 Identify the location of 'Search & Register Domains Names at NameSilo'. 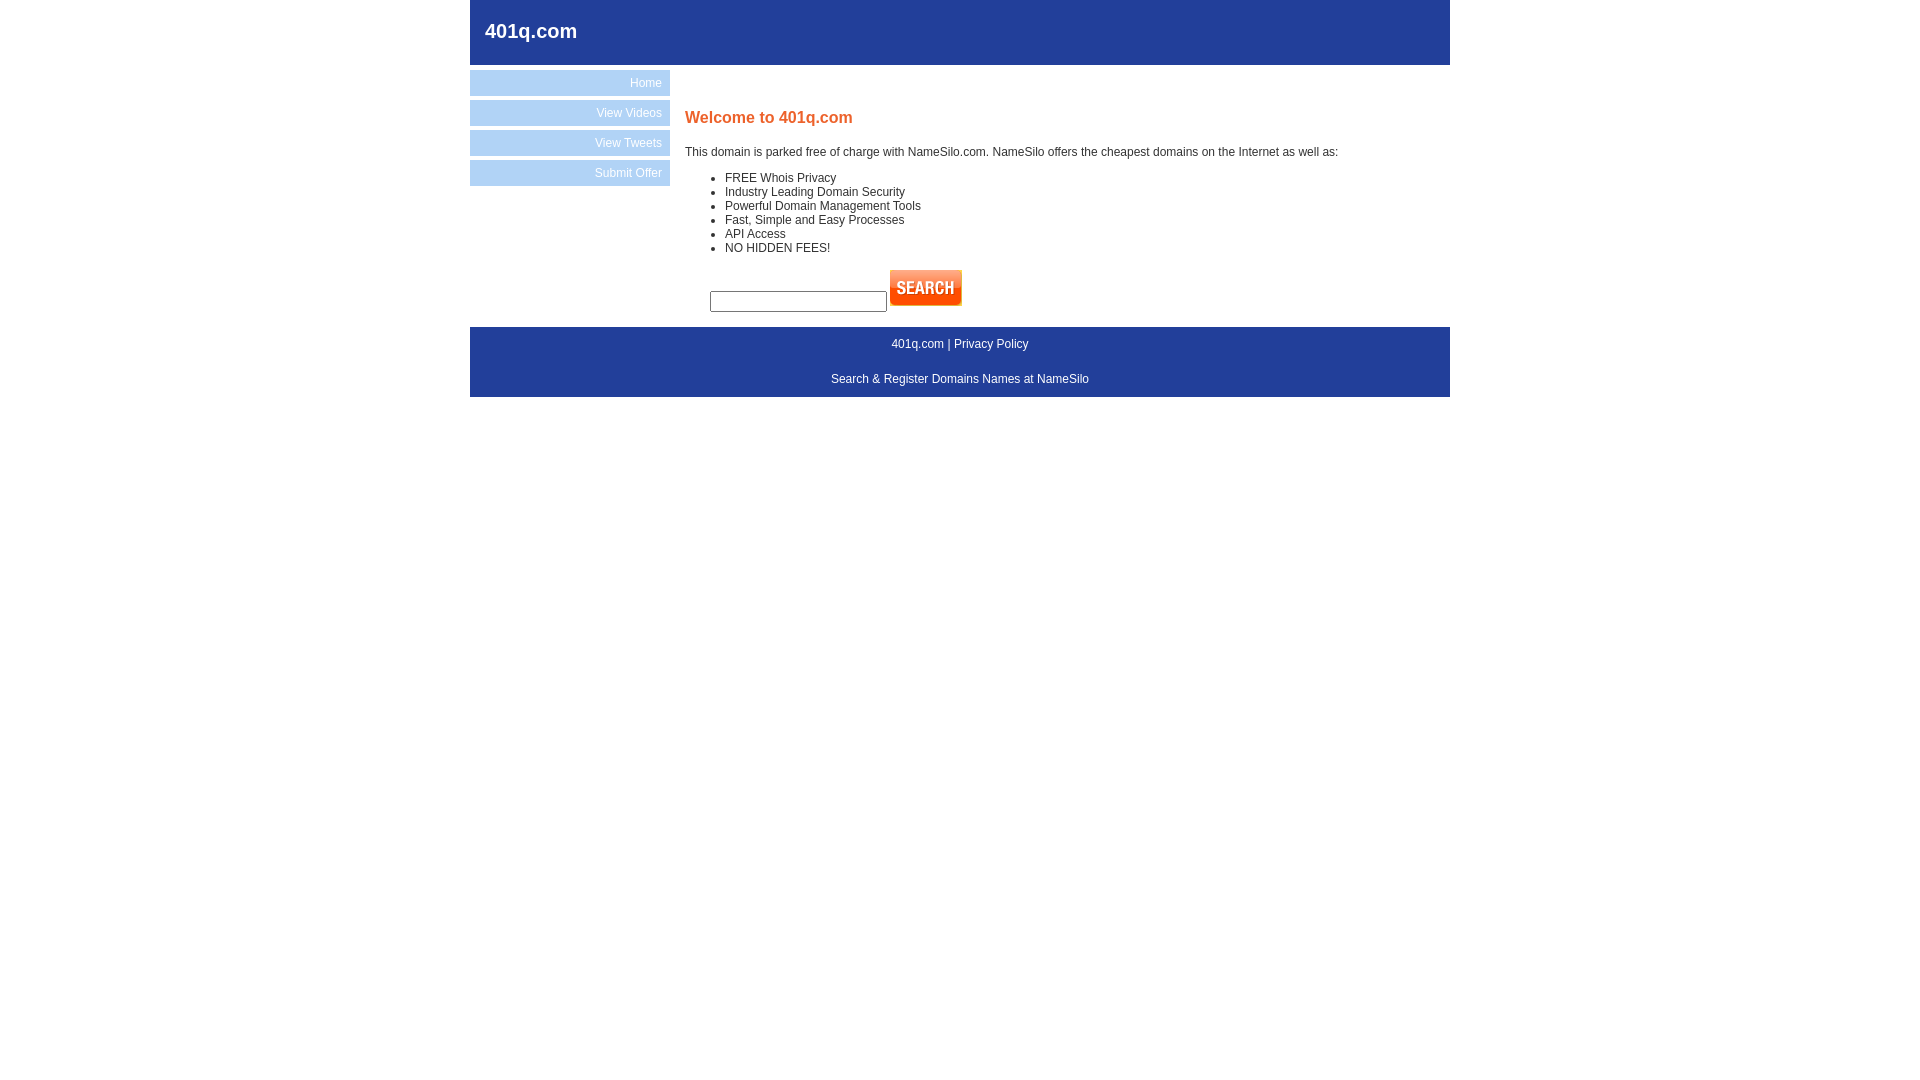
(960, 378).